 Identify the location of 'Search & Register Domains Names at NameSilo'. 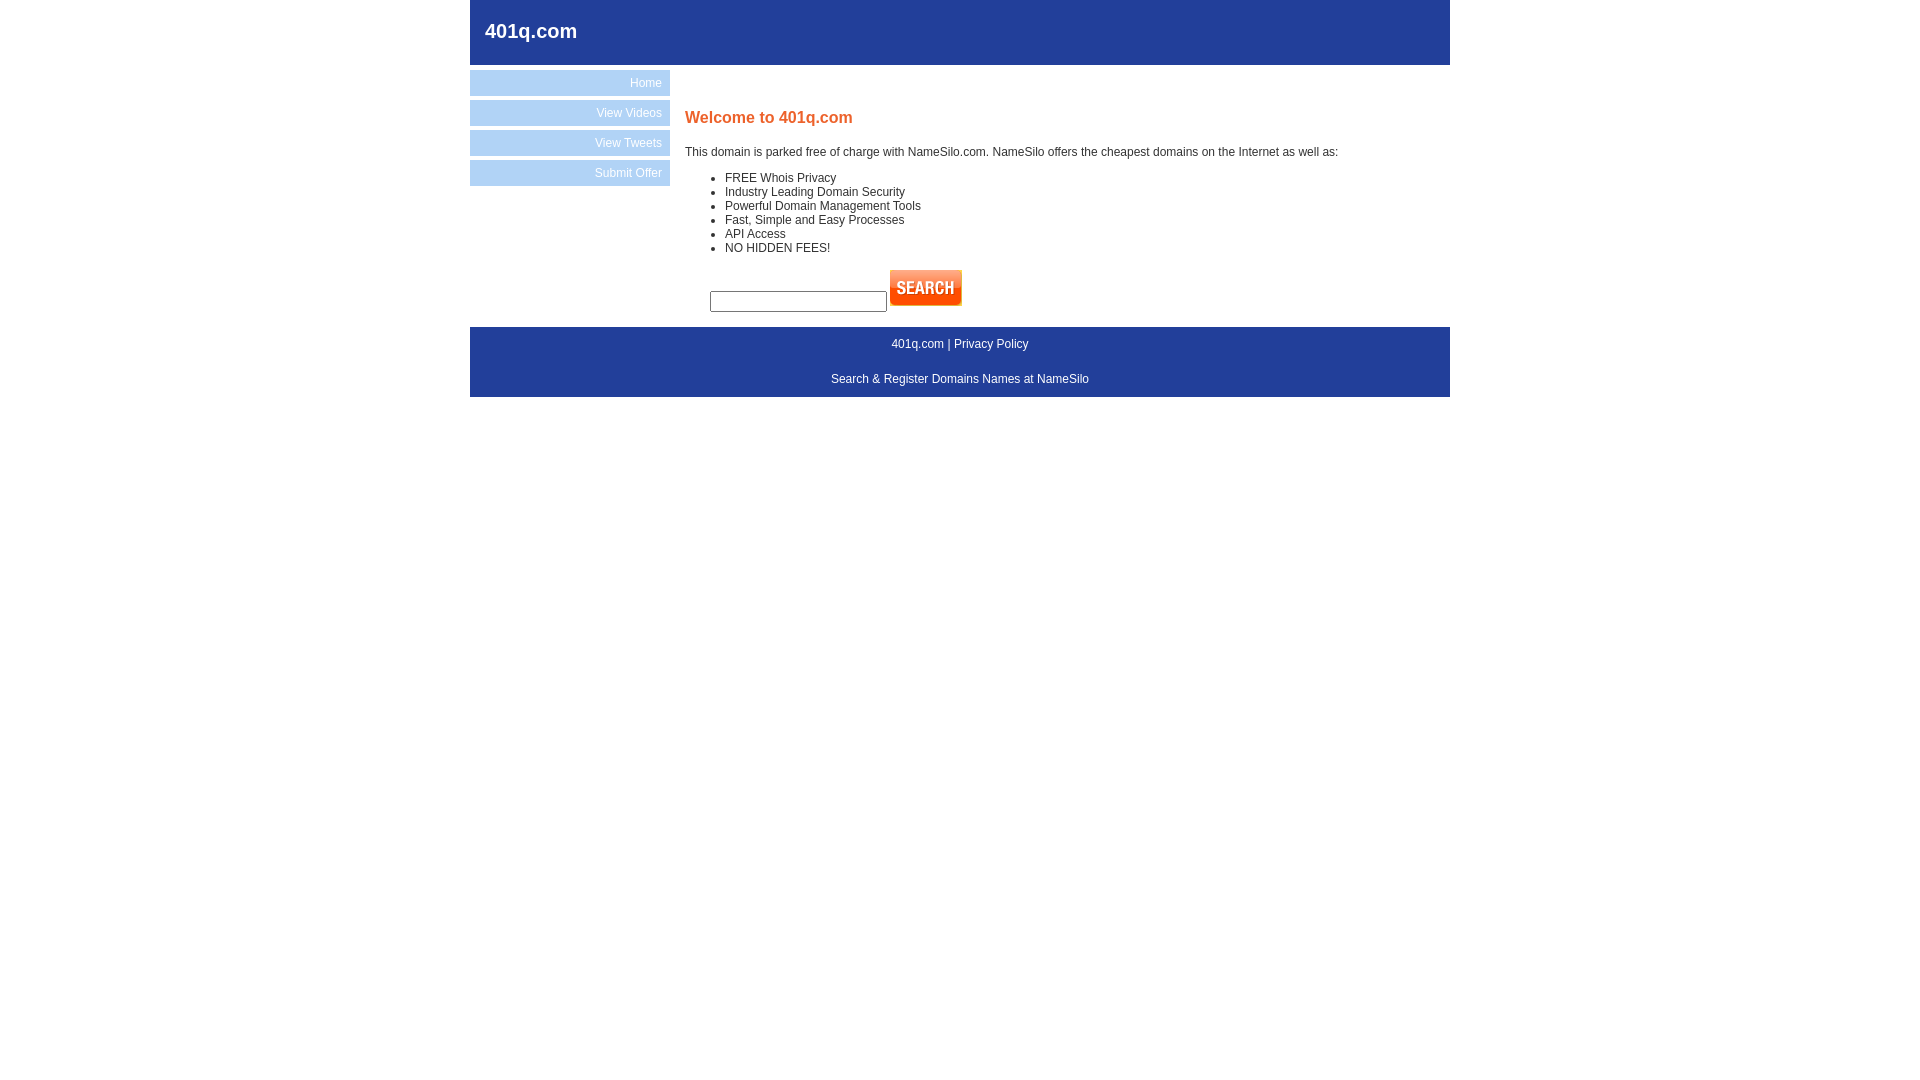
(960, 378).